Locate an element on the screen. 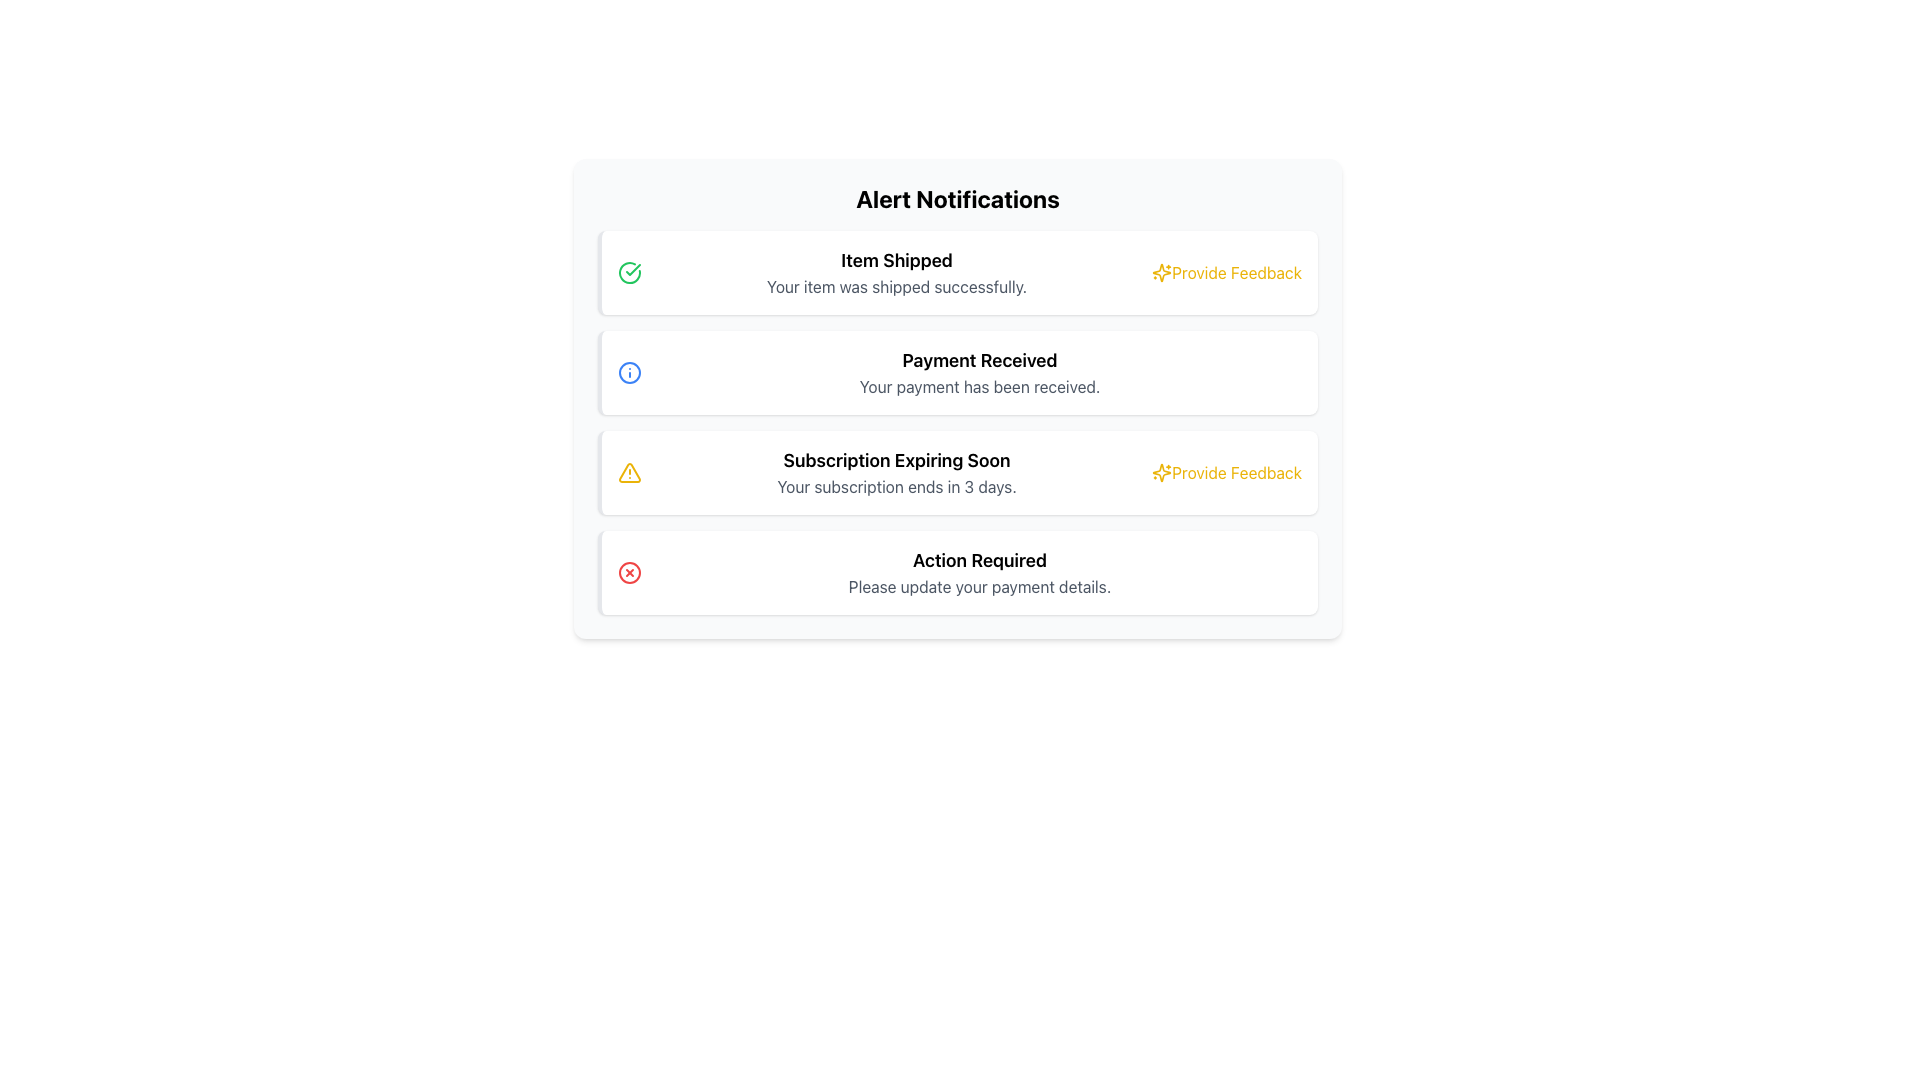 The image size is (1920, 1080). the text label displaying 'Subscription Expiring Soon', which is prominently positioned in the third row of the notification list is located at coordinates (896, 461).